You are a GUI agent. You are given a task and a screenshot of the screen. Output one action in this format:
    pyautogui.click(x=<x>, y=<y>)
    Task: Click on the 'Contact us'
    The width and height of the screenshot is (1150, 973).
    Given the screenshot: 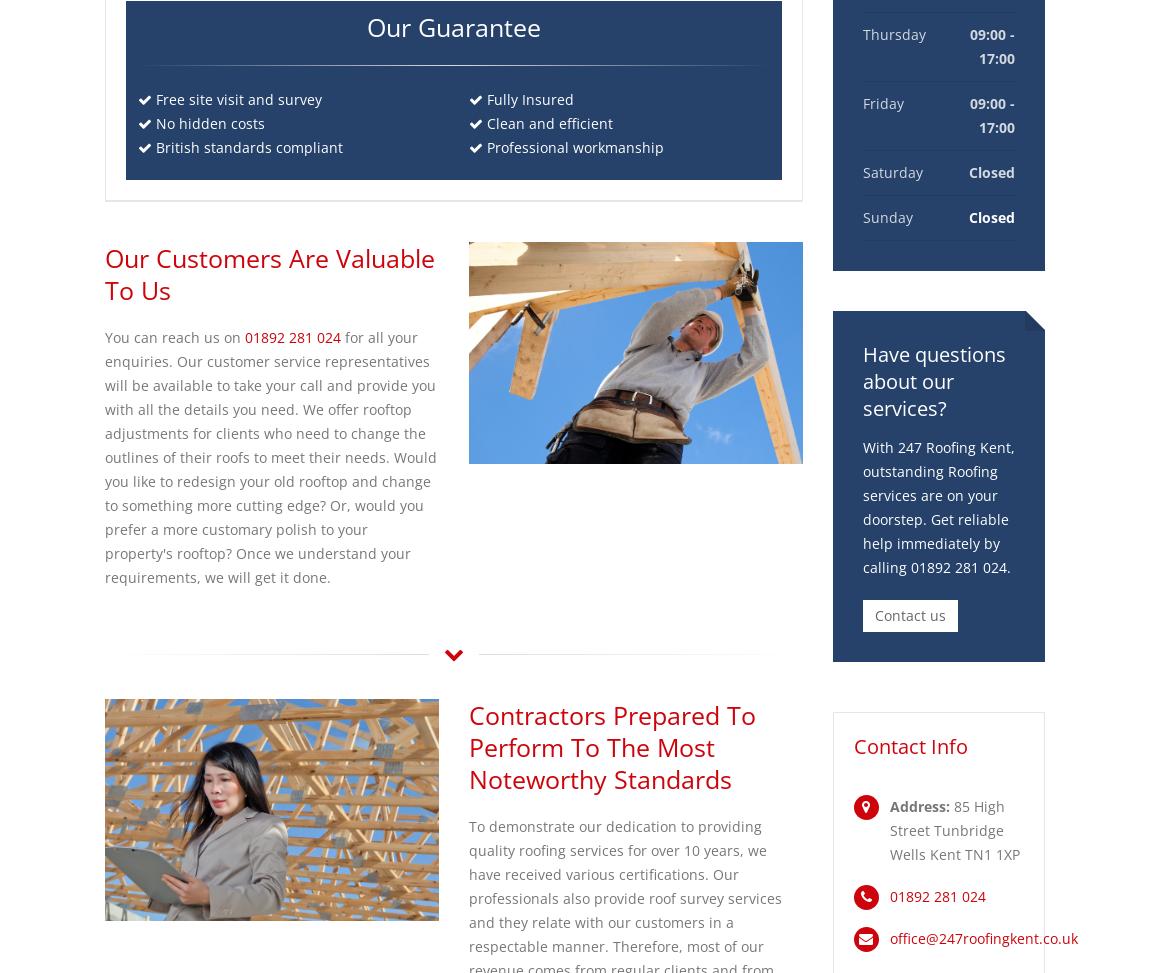 What is the action you would take?
    pyautogui.click(x=909, y=615)
    